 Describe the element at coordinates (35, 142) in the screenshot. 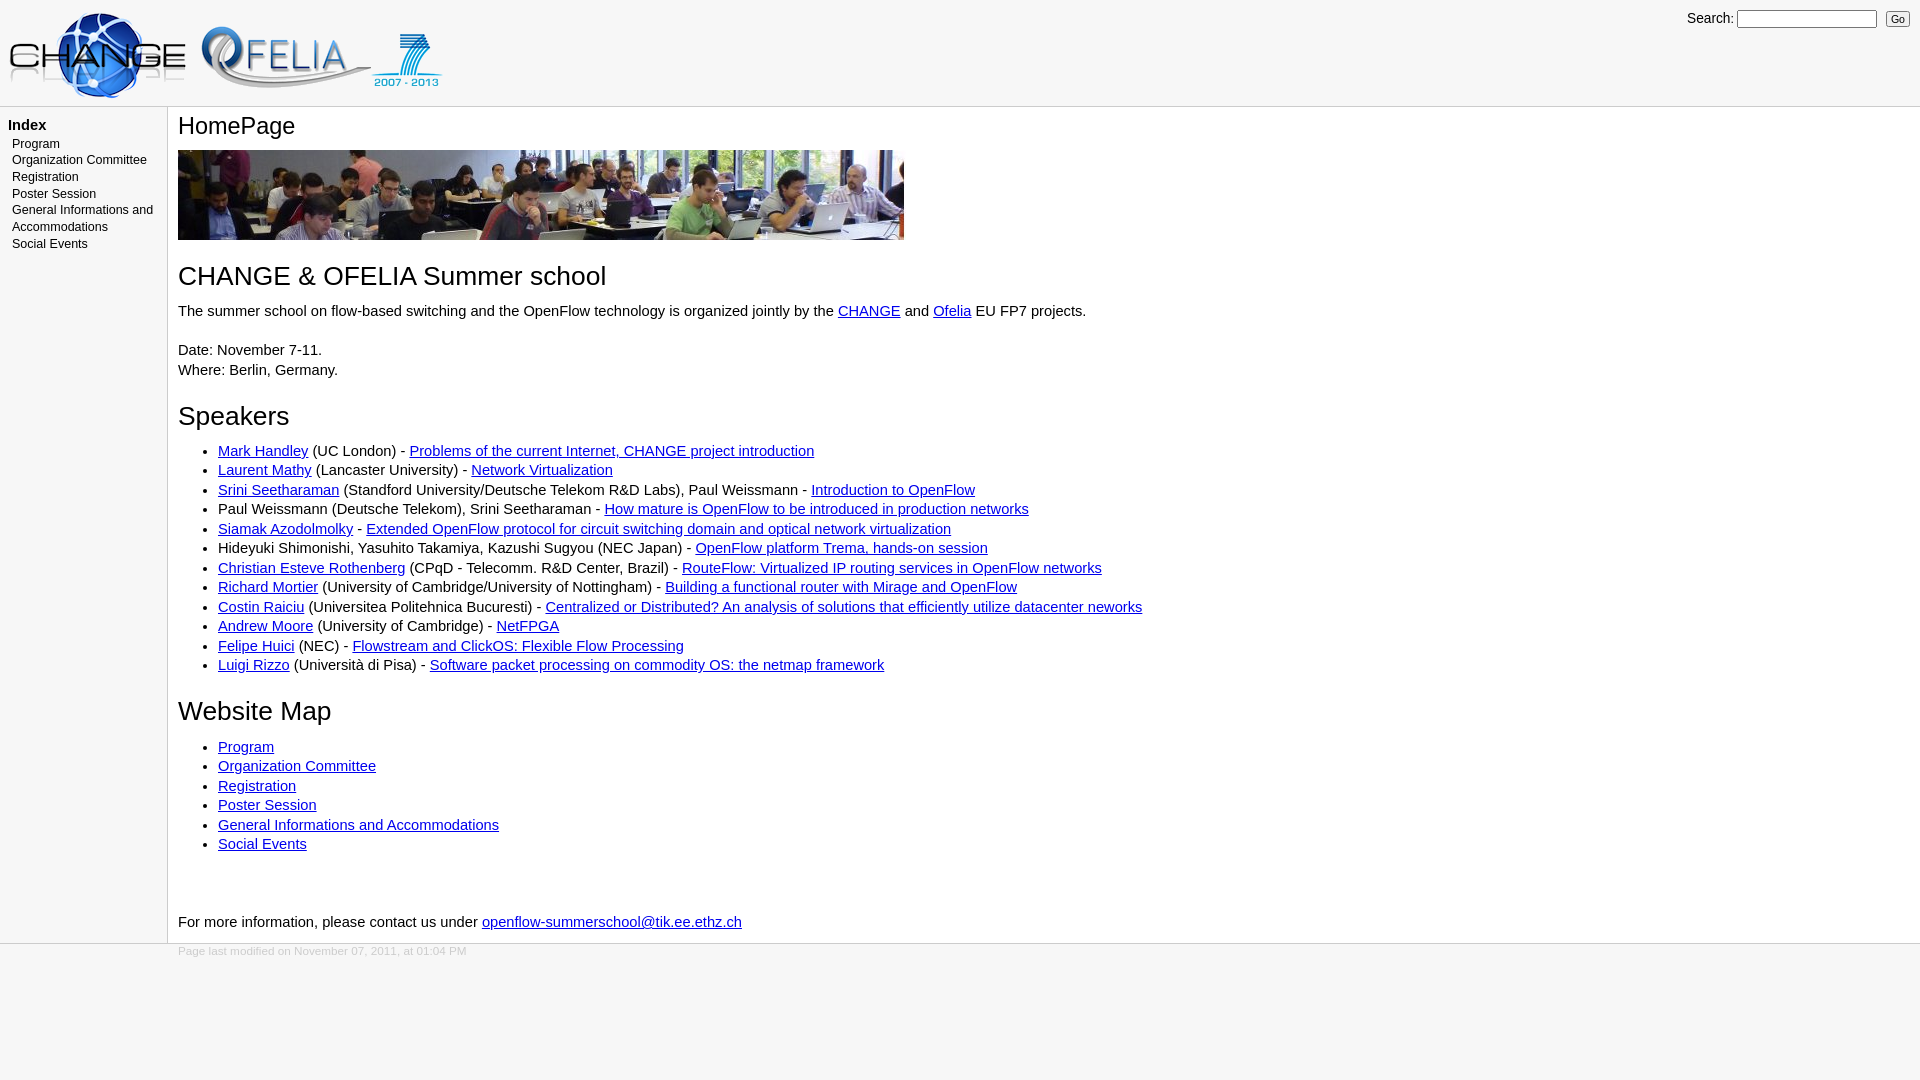

I see `'Program'` at that location.